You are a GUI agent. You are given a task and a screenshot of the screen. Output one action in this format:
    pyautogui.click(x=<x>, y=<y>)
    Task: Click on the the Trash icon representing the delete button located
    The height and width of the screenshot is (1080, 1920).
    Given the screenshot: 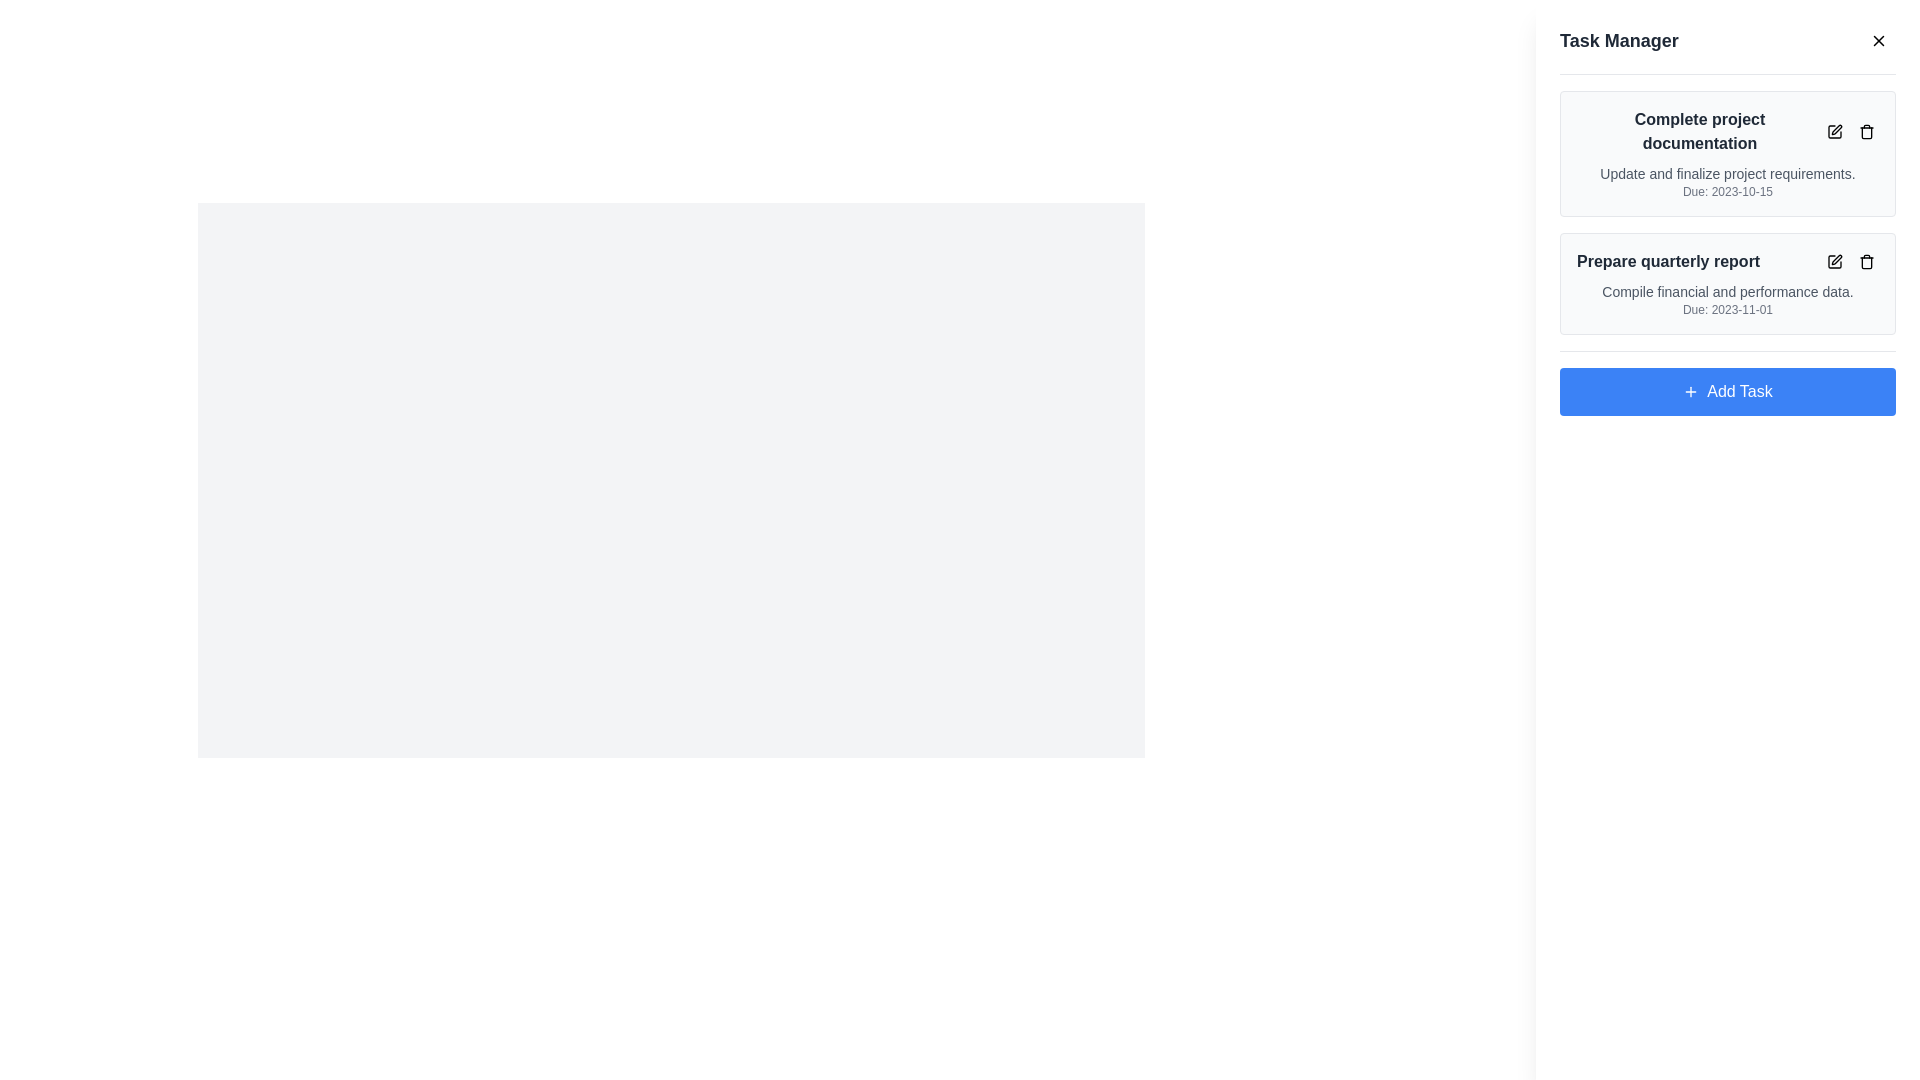 What is the action you would take?
    pyautogui.click(x=1866, y=131)
    